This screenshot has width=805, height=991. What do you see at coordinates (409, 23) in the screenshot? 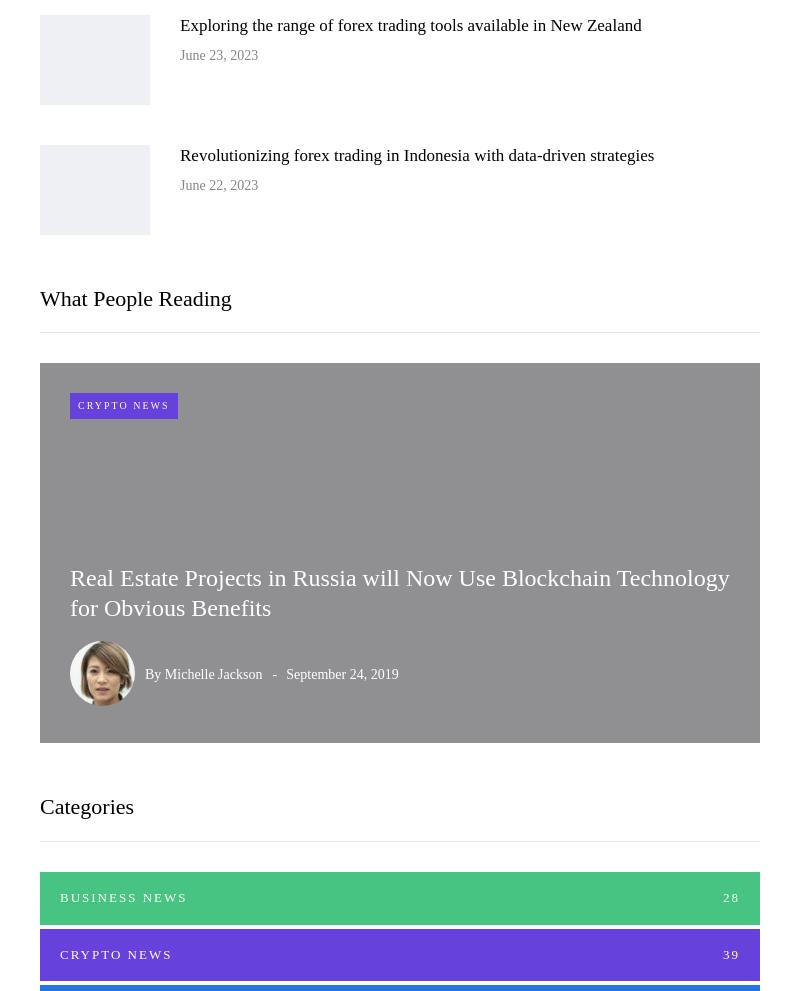
I see `'Exploring the range of forex trading tools available in New Zealand'` at bounding box center [409, 23].